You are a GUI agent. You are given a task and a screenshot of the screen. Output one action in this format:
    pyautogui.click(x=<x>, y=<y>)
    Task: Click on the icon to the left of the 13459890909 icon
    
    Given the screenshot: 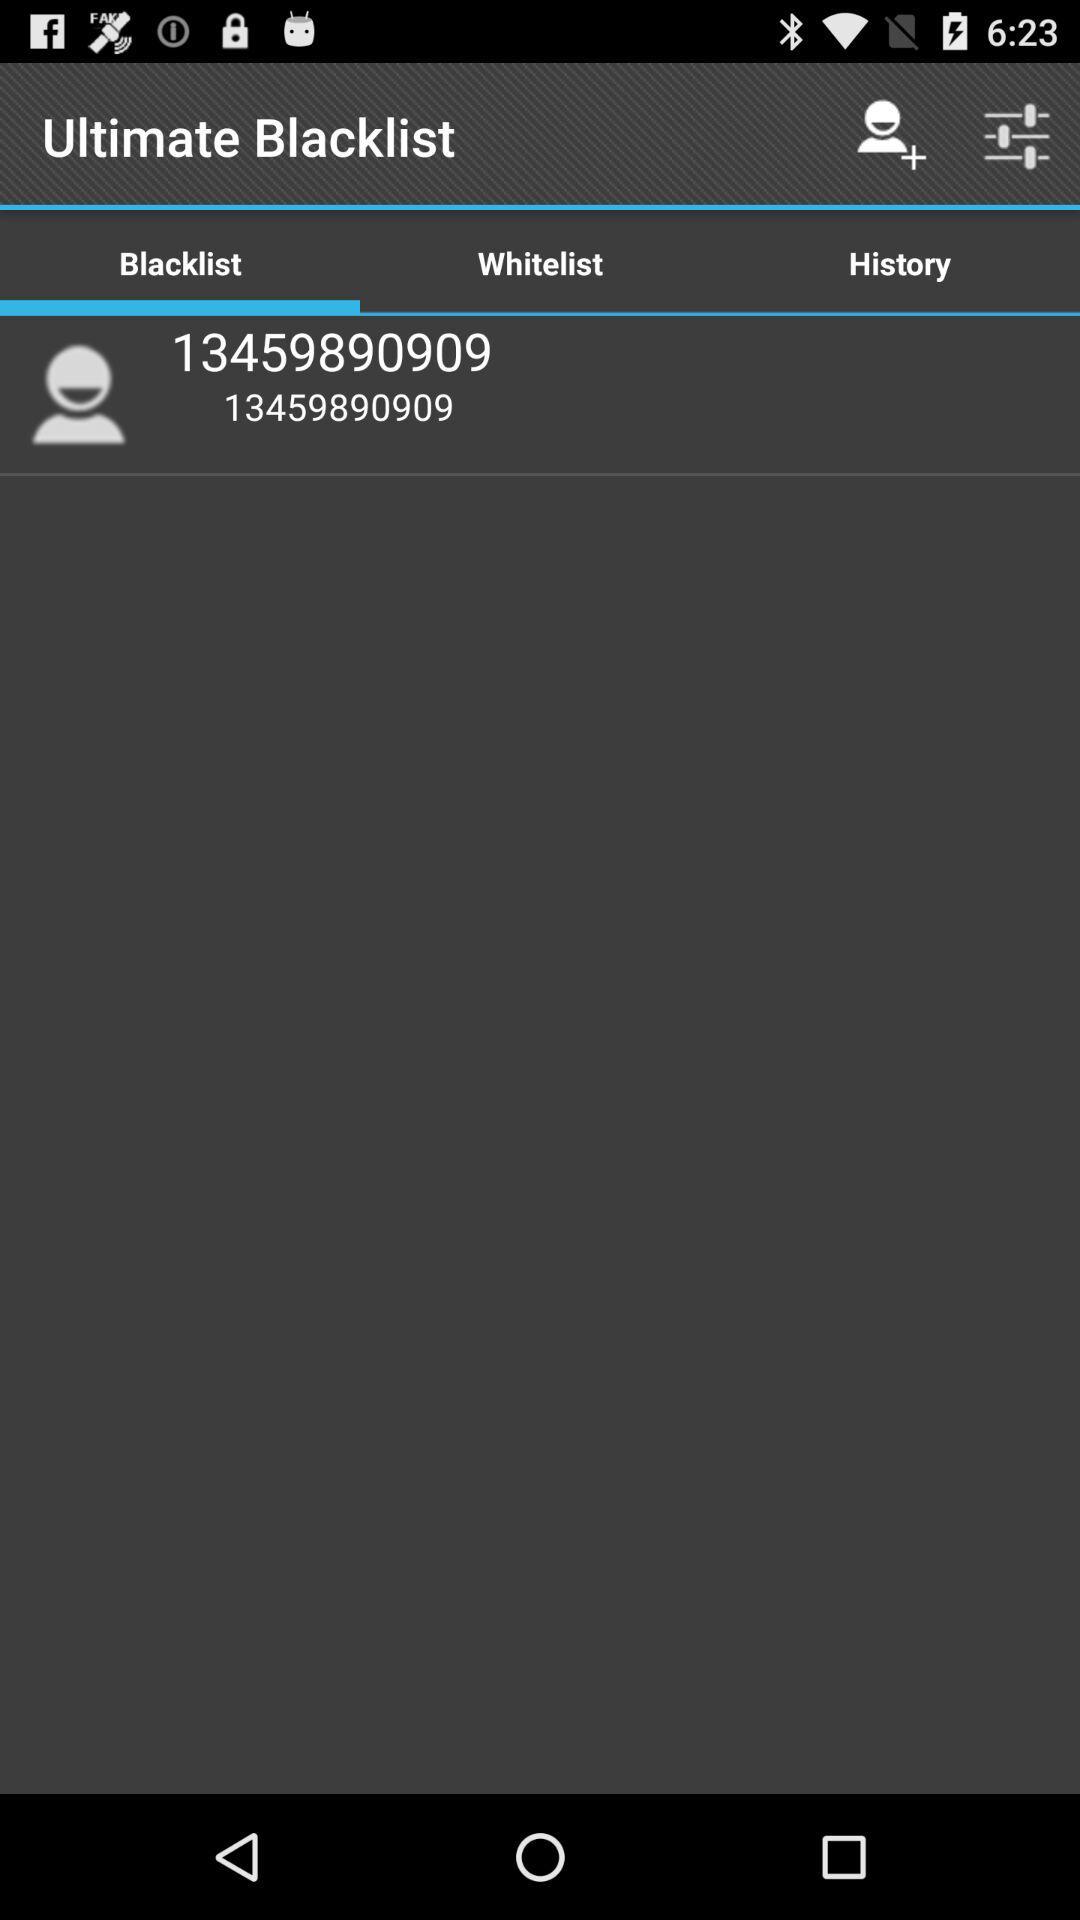 What is the action you would take?
    pyautogui.click(x=77, y=394)
    